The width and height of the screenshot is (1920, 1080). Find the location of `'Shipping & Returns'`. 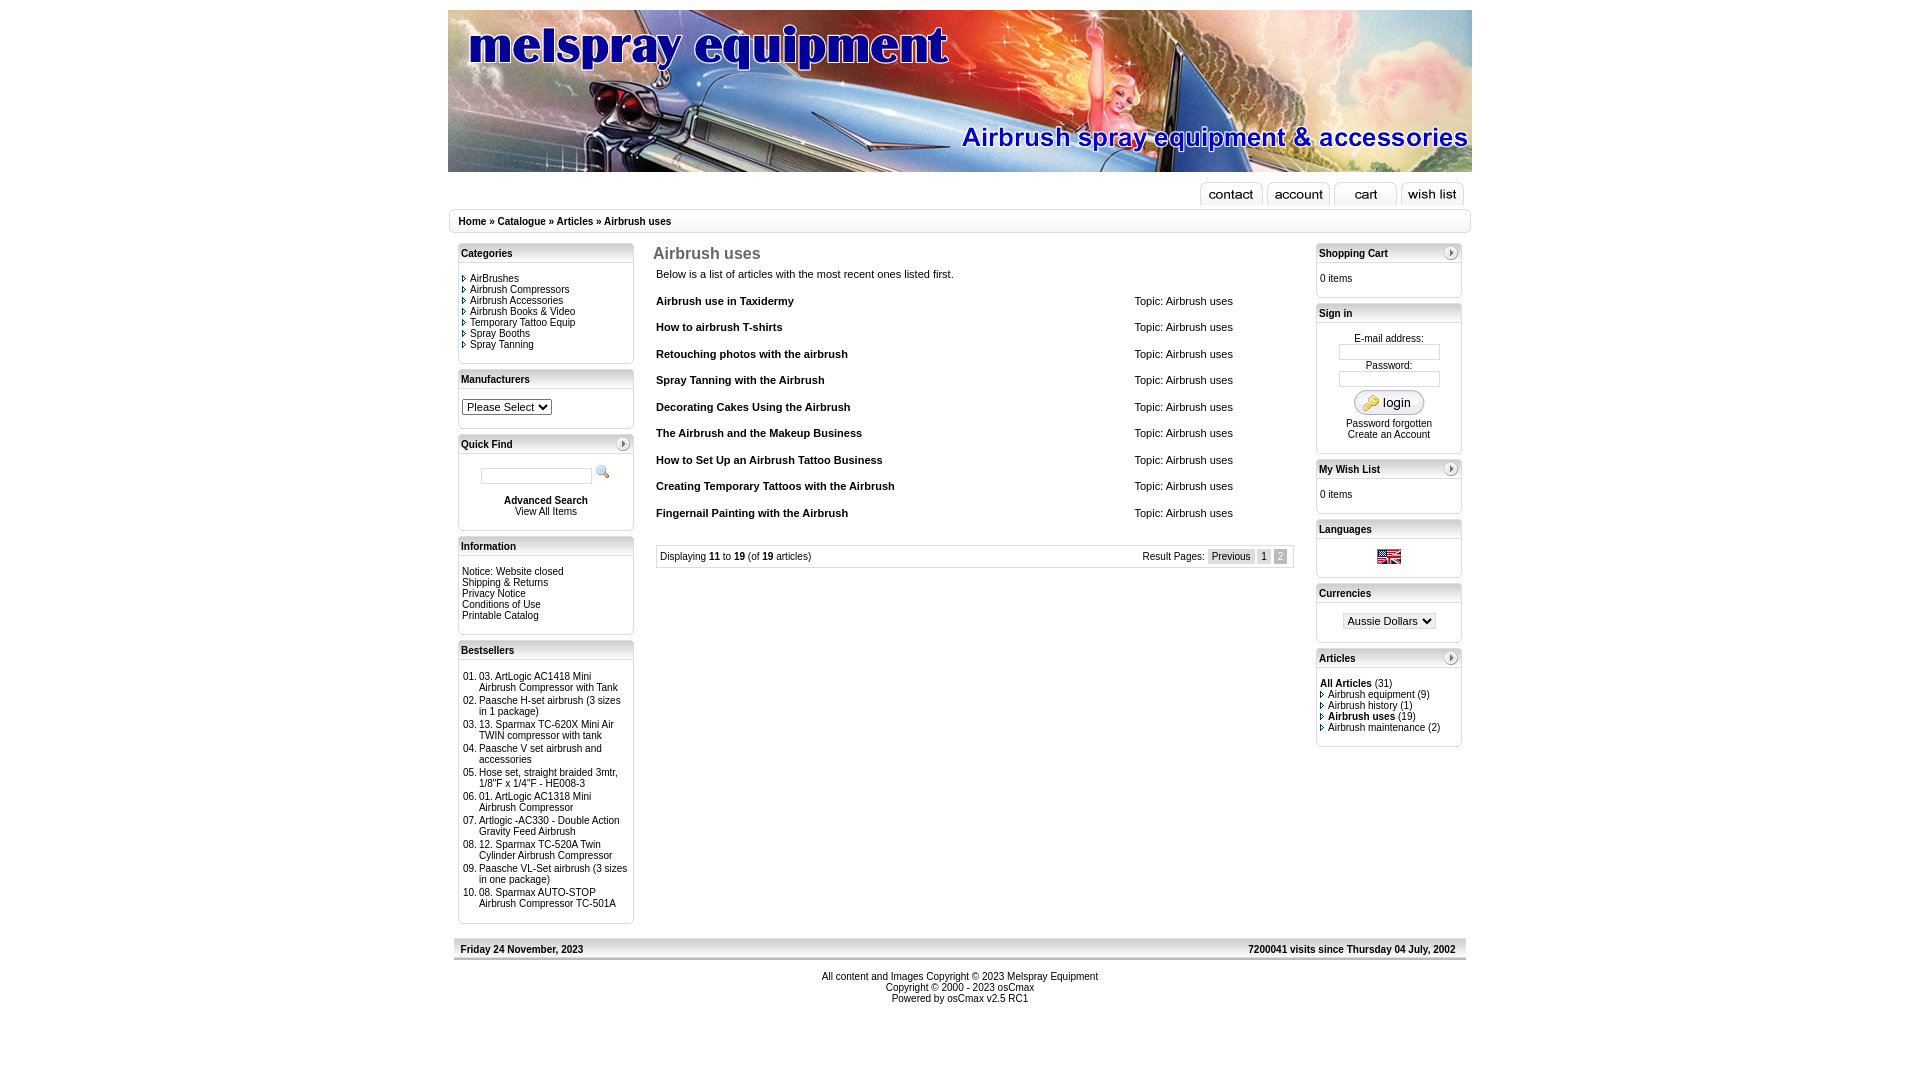

'Shipping & Returns' is located at coordinates (460, 582).